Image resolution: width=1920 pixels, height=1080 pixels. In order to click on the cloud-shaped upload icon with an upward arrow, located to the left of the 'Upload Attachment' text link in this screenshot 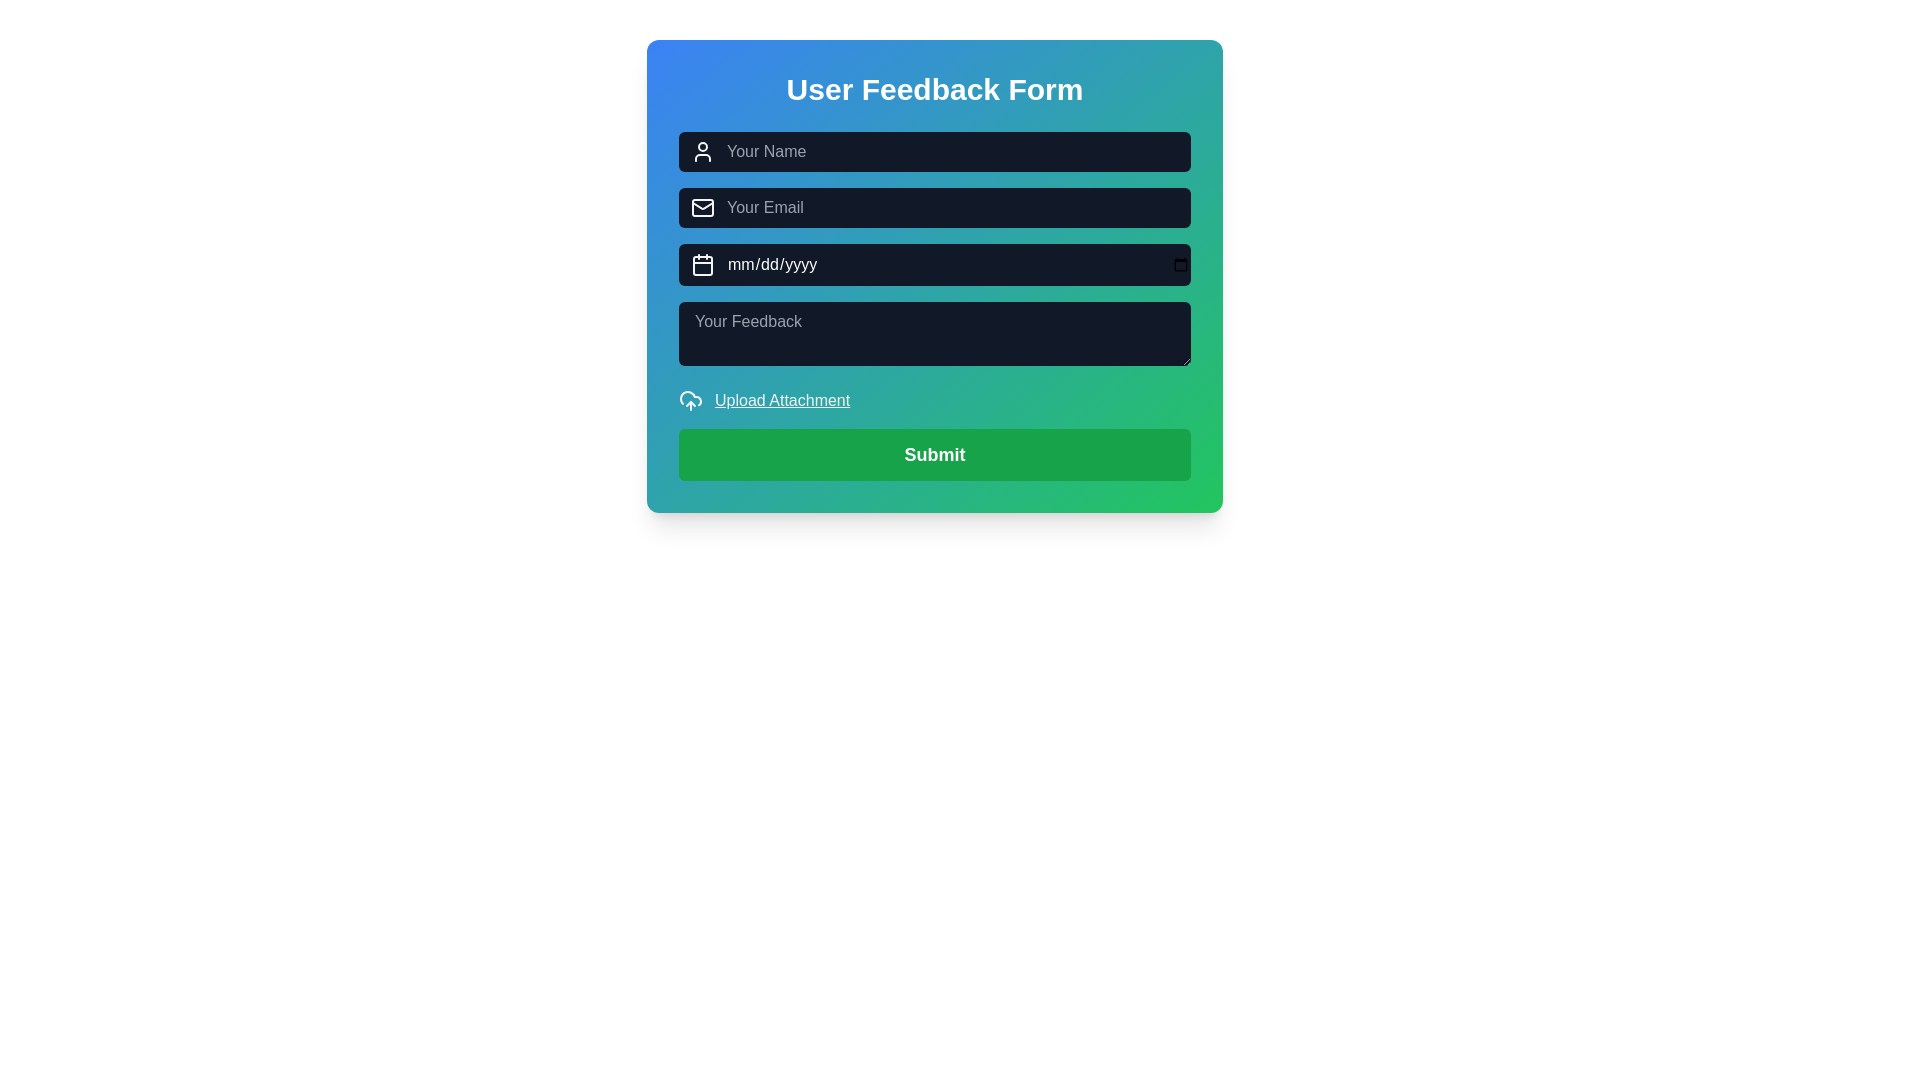, I will do `click(691, 401)`.